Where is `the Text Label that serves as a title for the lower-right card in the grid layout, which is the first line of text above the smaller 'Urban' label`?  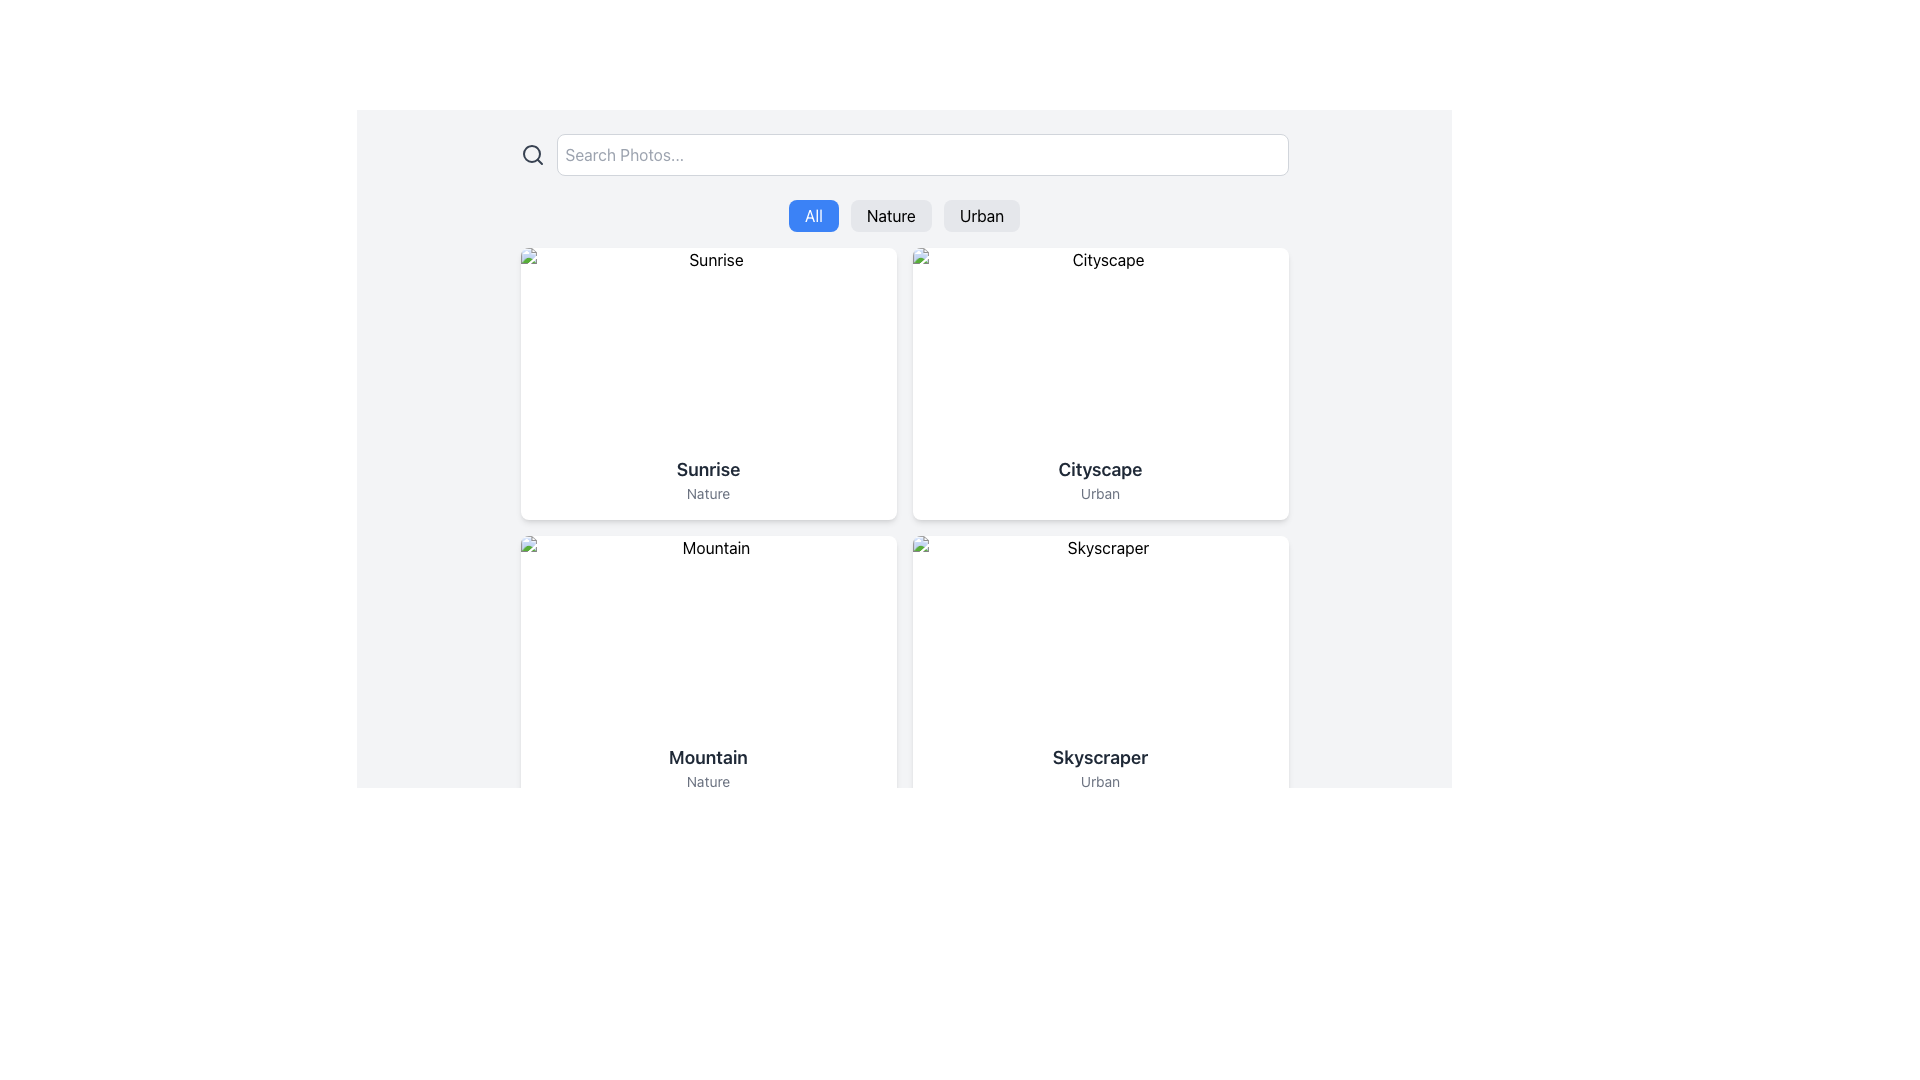
the Text Label that serves as a title for the lower-right card in the grid layout, which is the first line of text above the smaller 'Urban' label is located at coordinates (1099, 758).